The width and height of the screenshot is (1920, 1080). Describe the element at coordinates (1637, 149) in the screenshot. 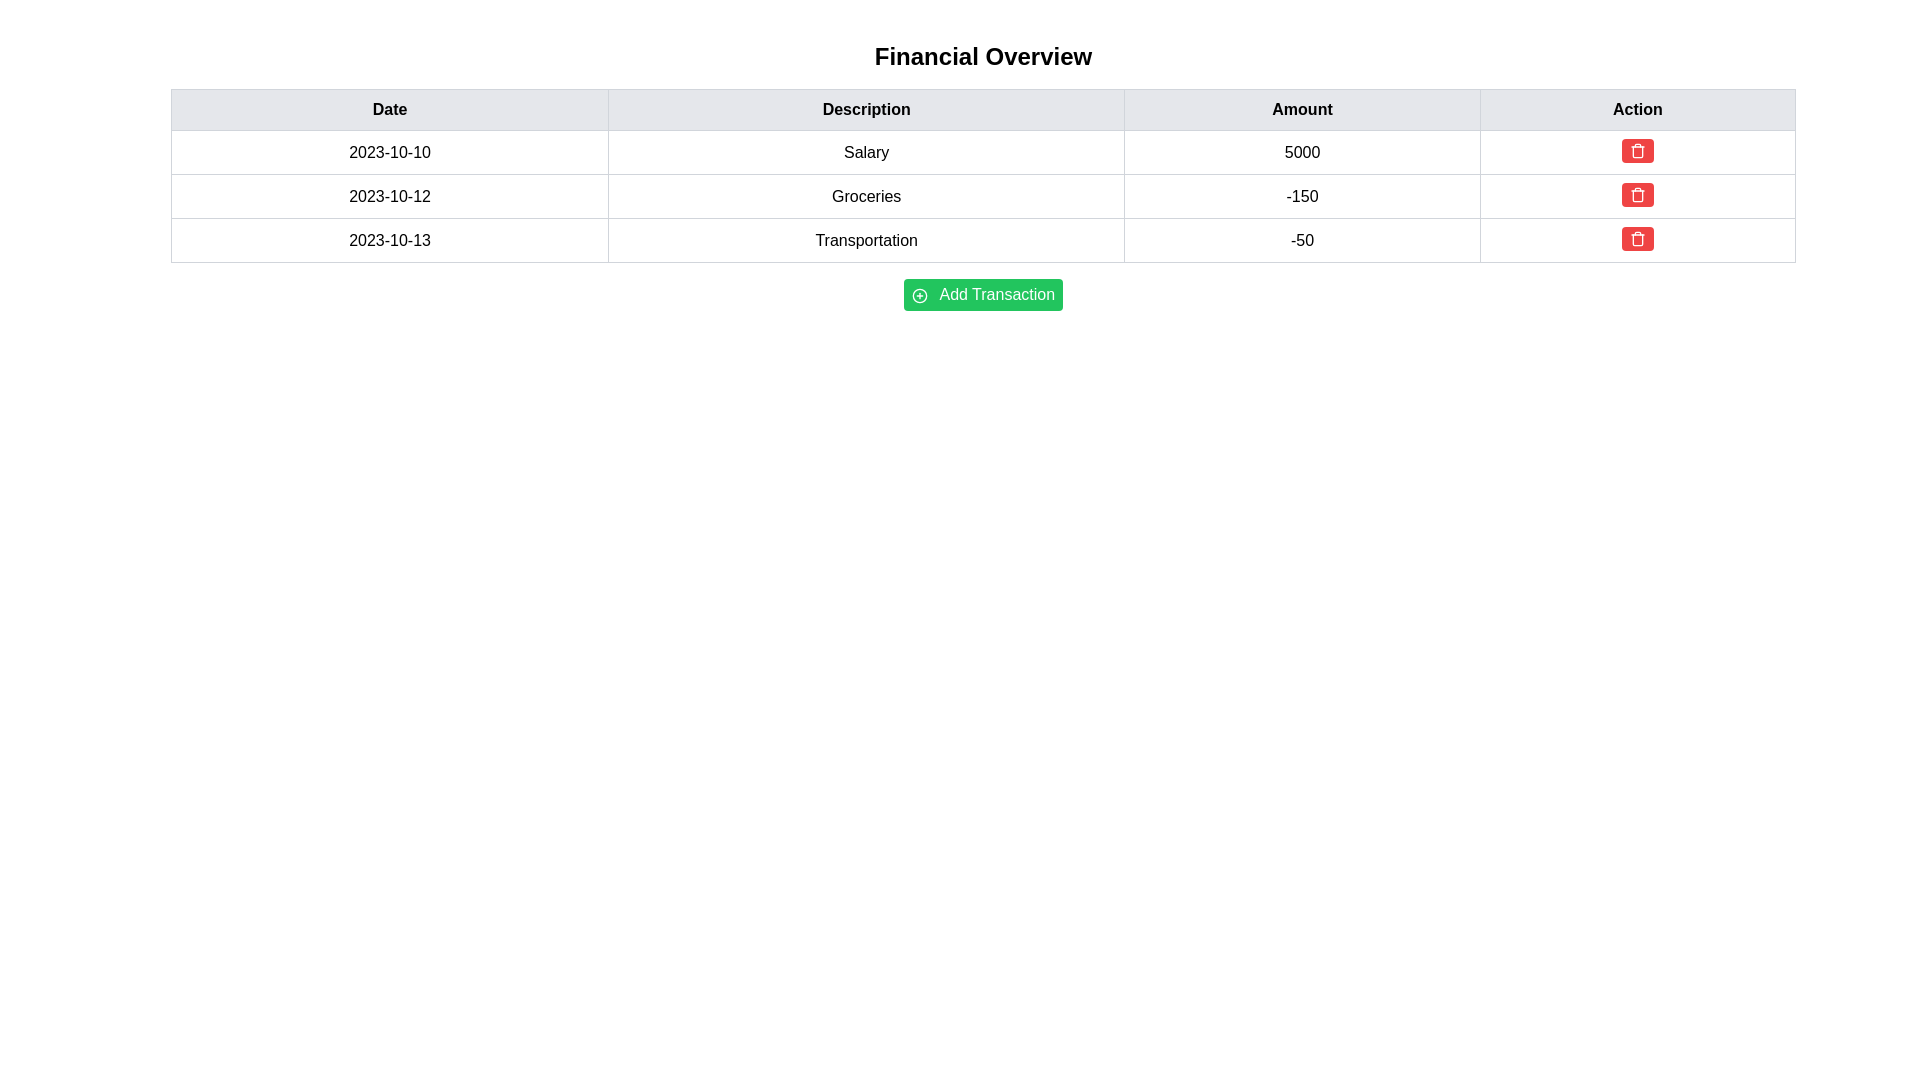

I see `the first button in the 'Action' column of the first row, which has a red background and a white trash bin icon` at that location.